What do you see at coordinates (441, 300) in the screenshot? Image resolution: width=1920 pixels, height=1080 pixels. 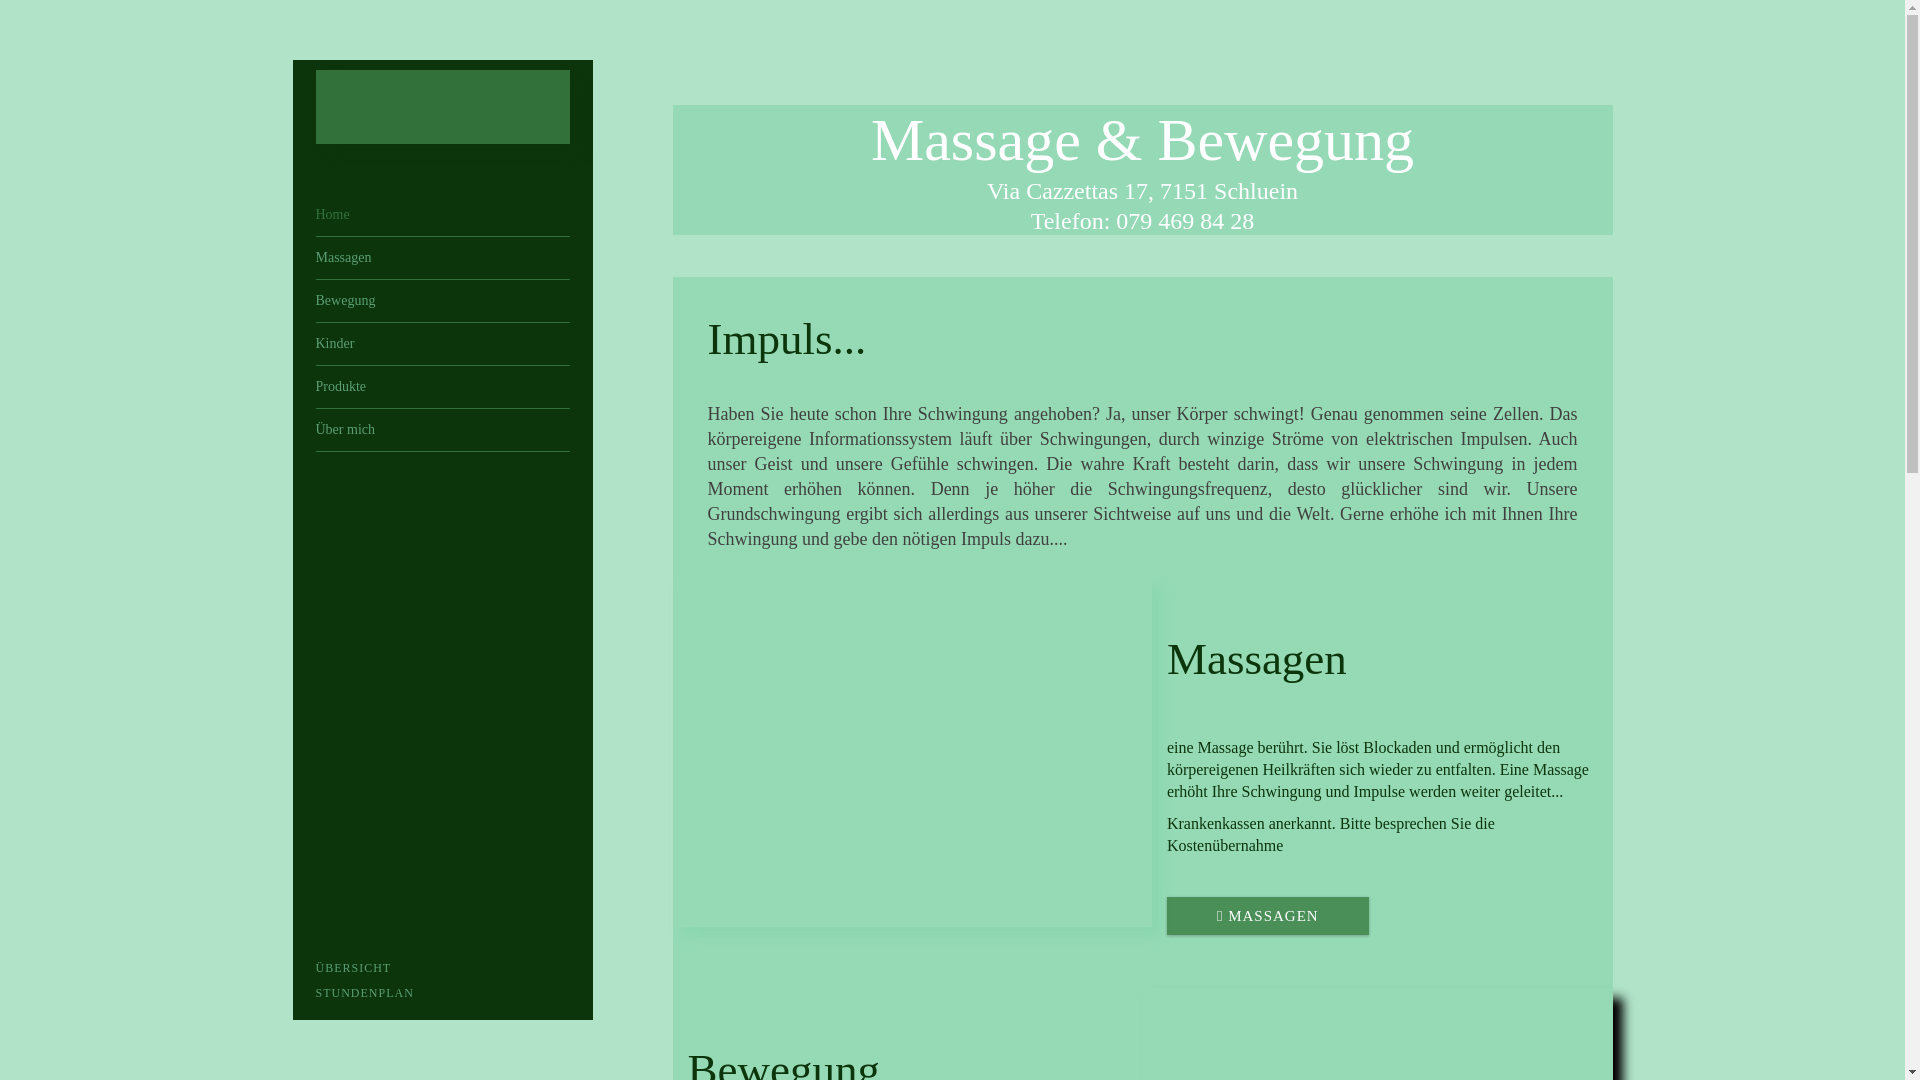 I see `'Bewegung'` at bounding box center [441, 300].